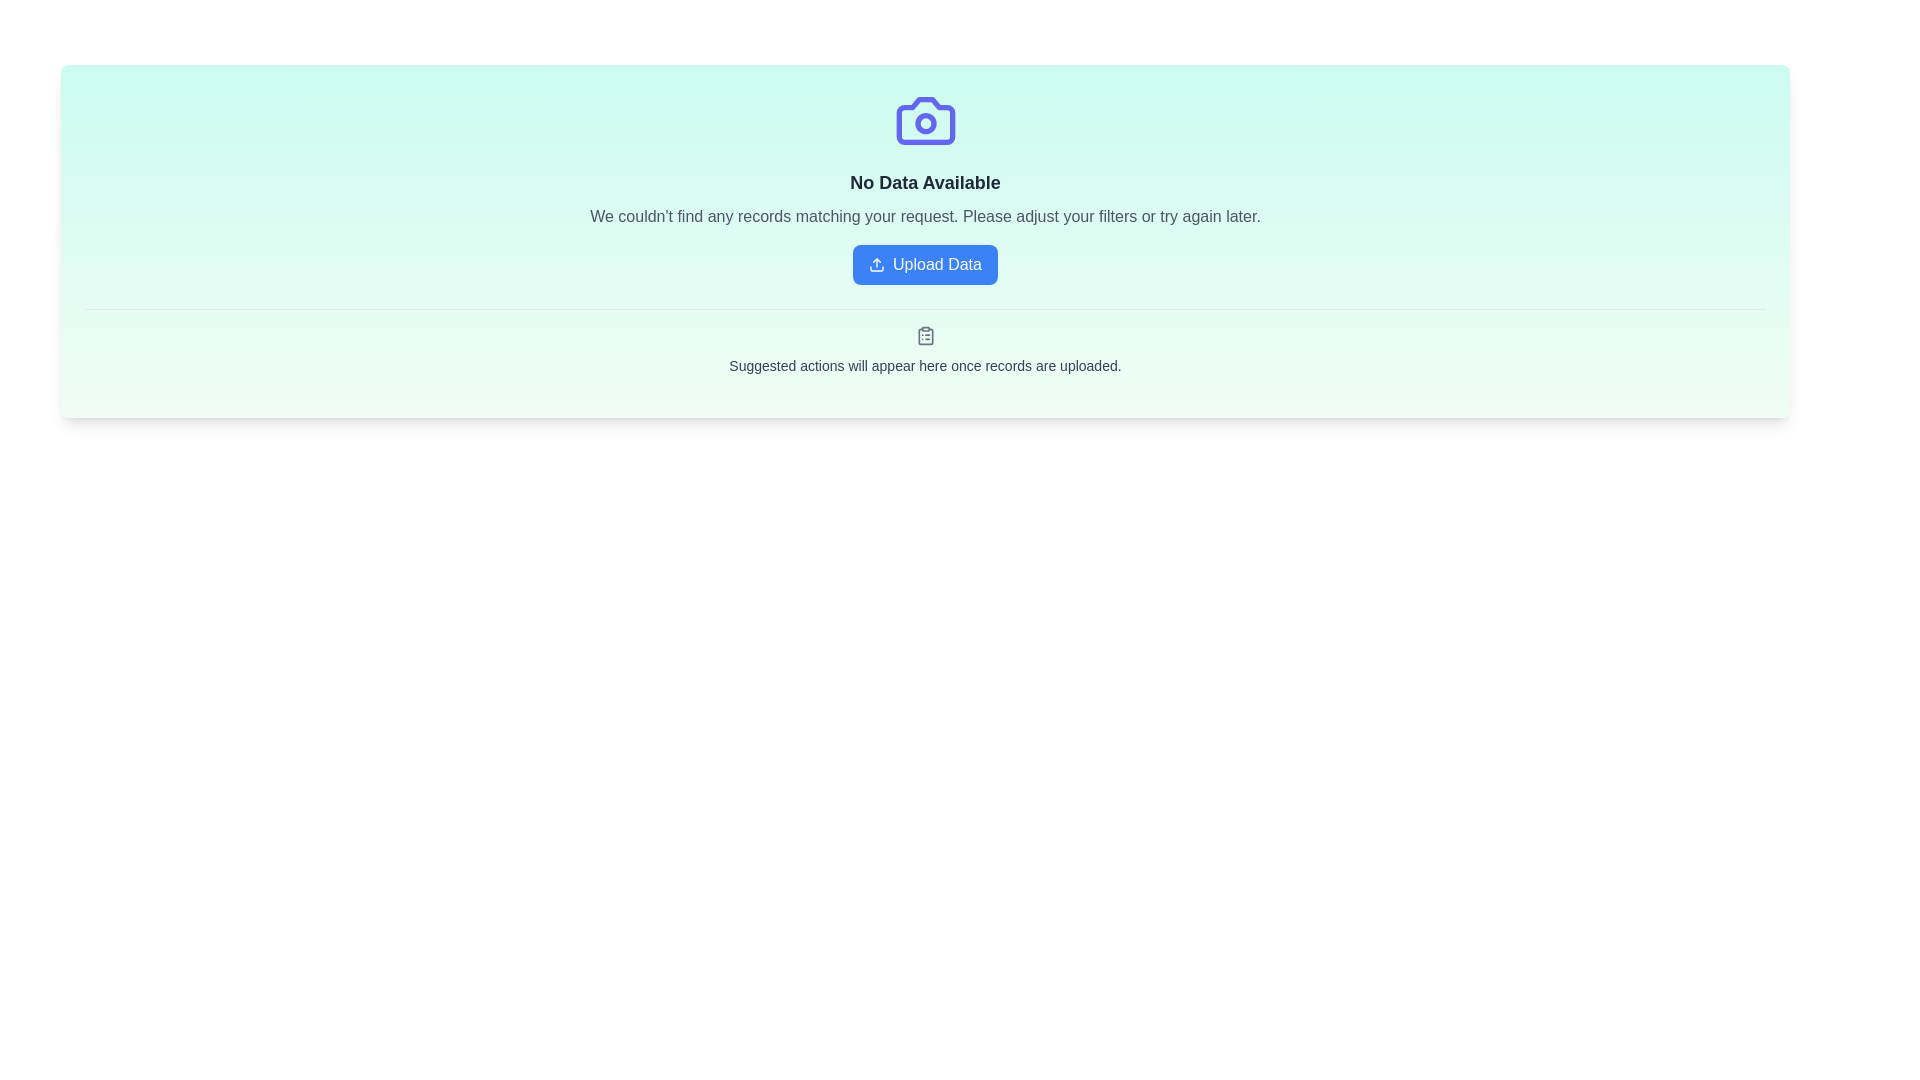 Image resolution: width=1920 pixels, height=1080 pixels. I want to click on the central circular icon representing the lens area of the camera SVG icon, so click(924, 123).